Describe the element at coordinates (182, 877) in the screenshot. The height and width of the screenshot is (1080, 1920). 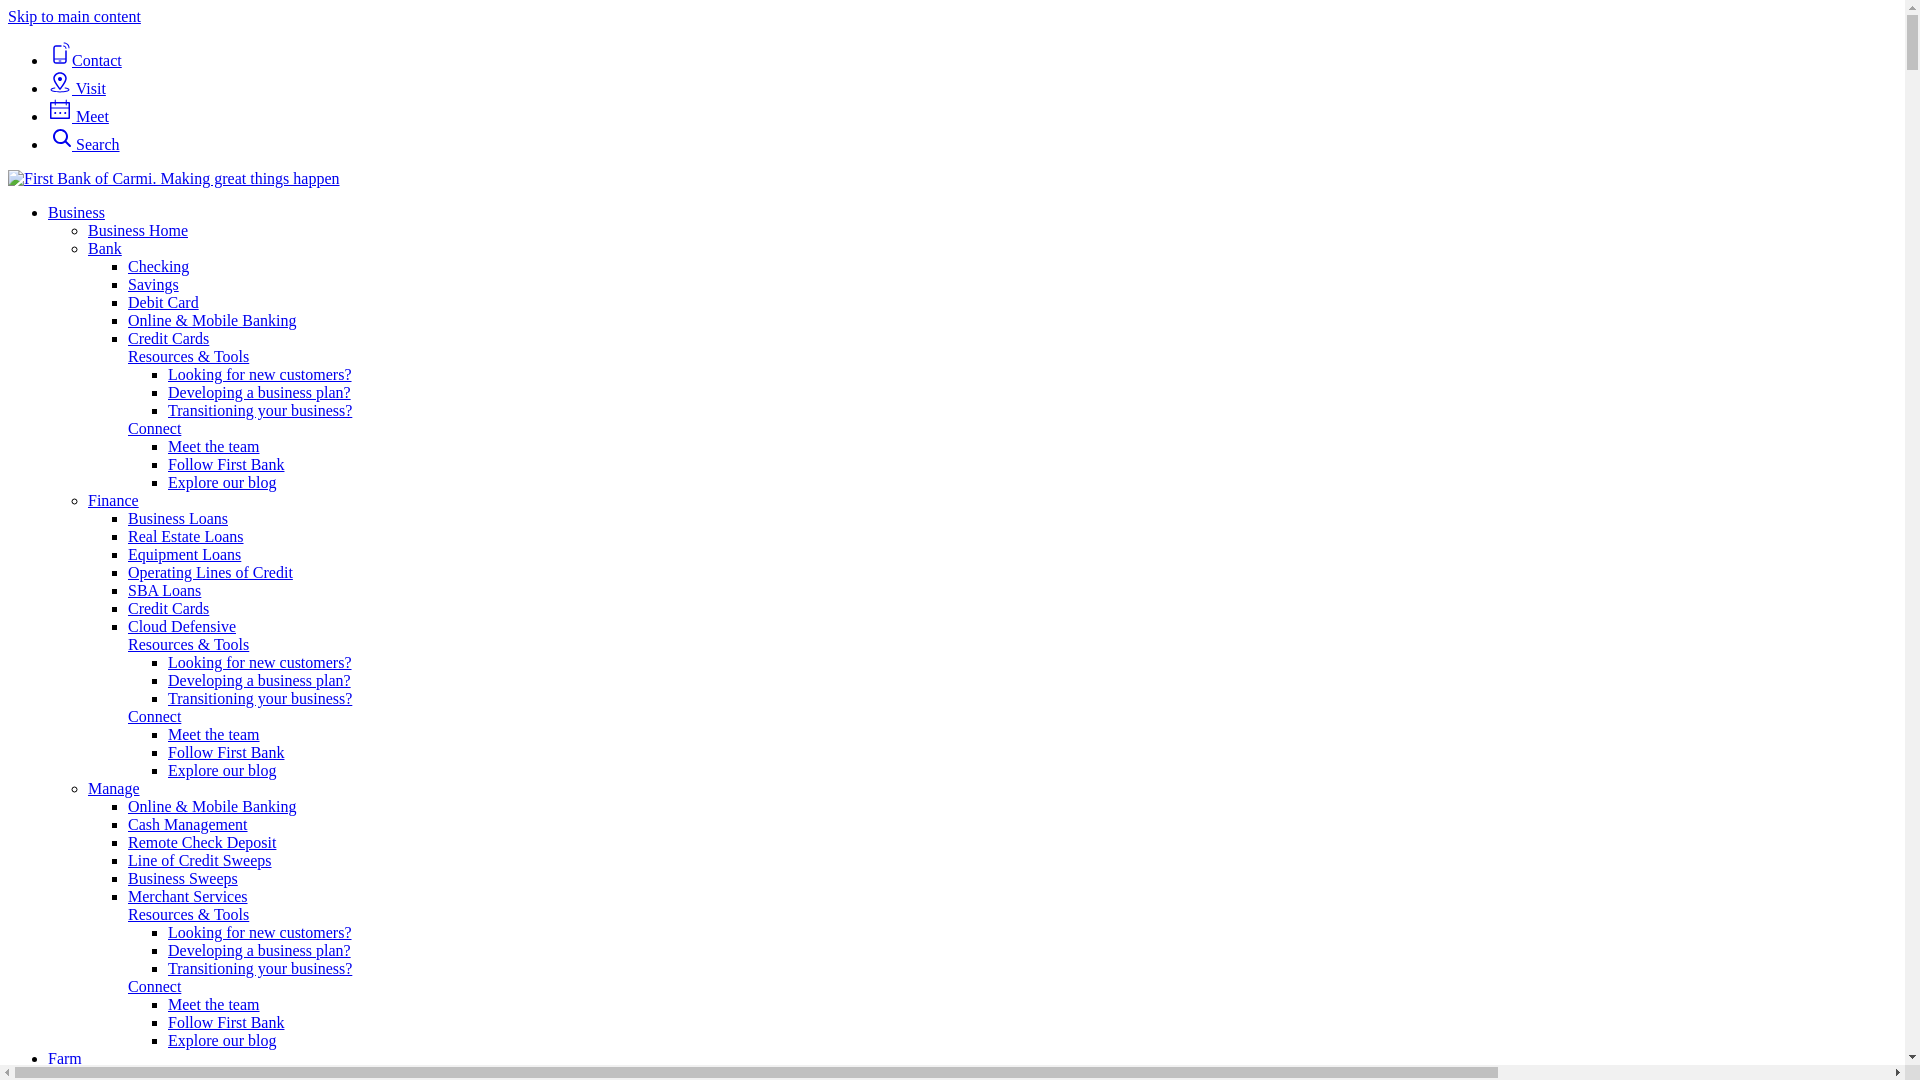
I see `'Business Sweeps'` at that location.